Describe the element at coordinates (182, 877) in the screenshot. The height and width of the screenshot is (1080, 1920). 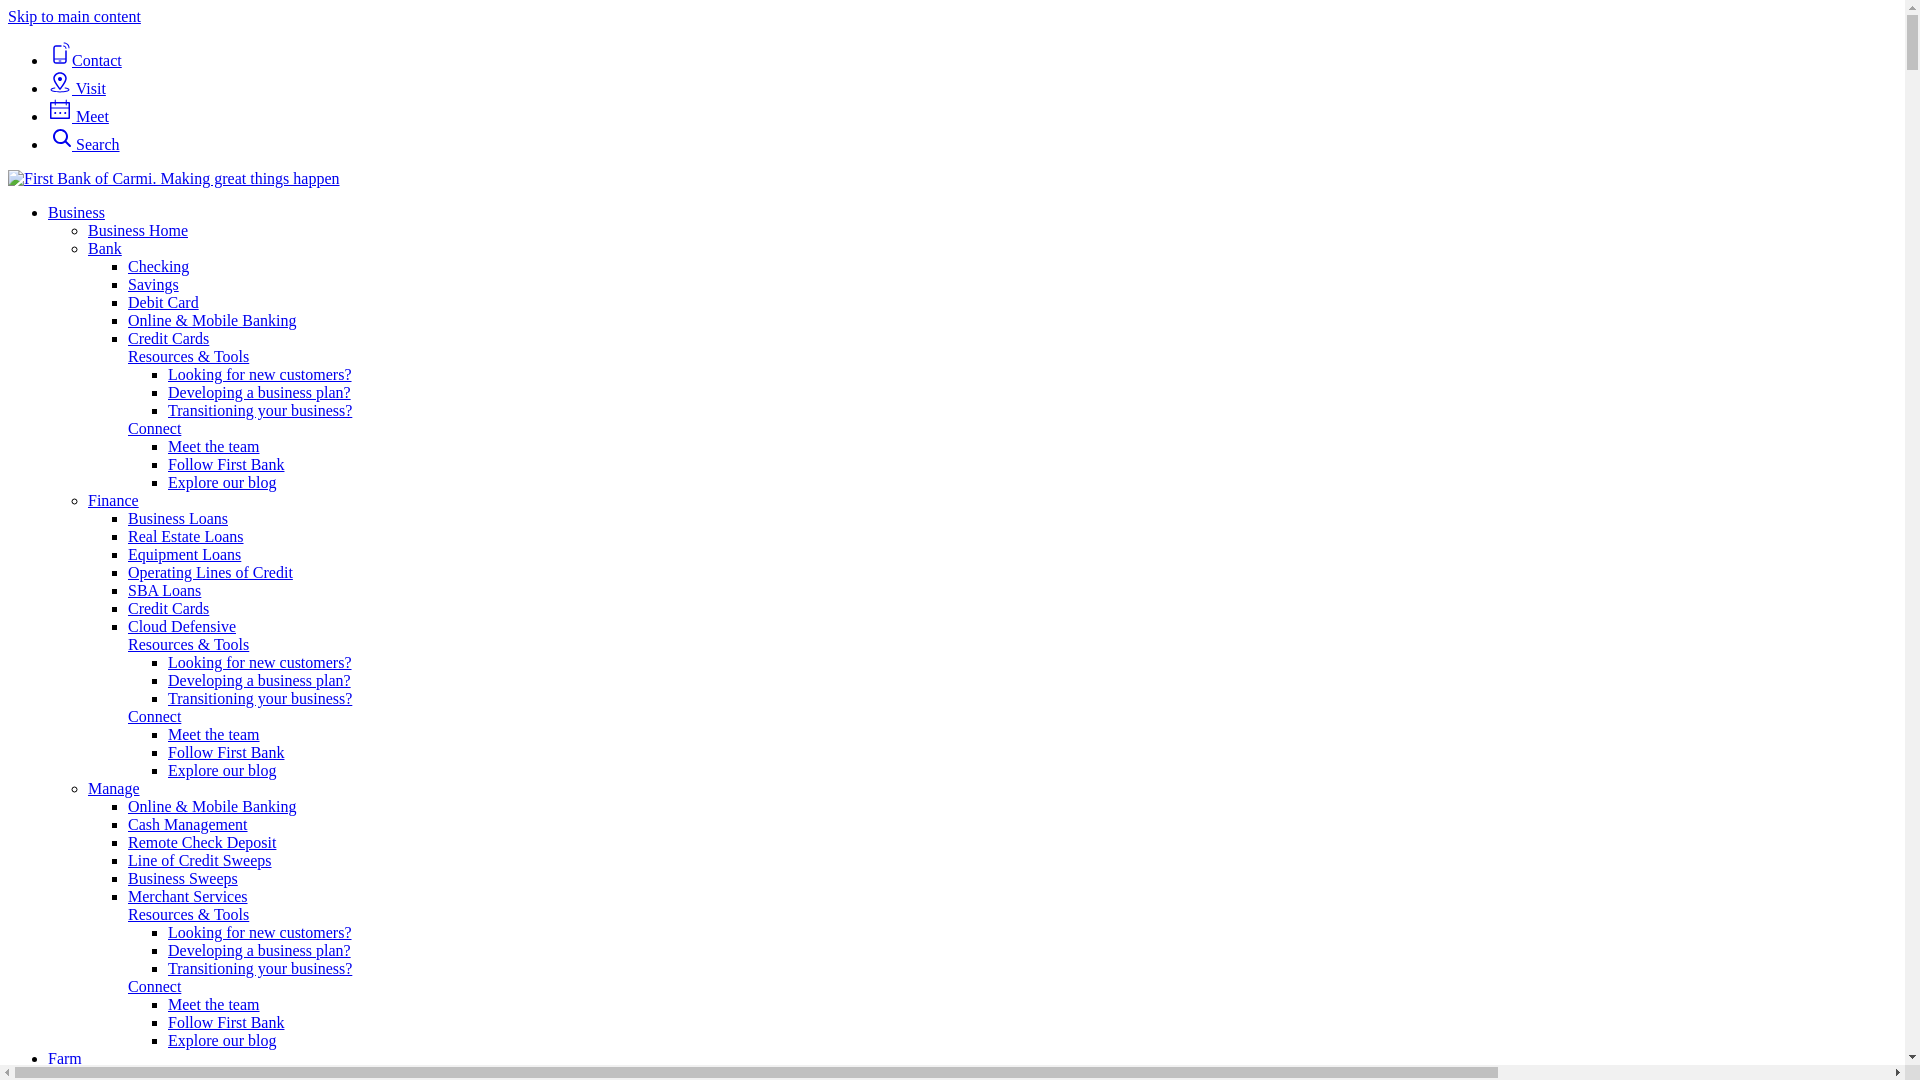
I see `'Business Sweeps'` at that location.